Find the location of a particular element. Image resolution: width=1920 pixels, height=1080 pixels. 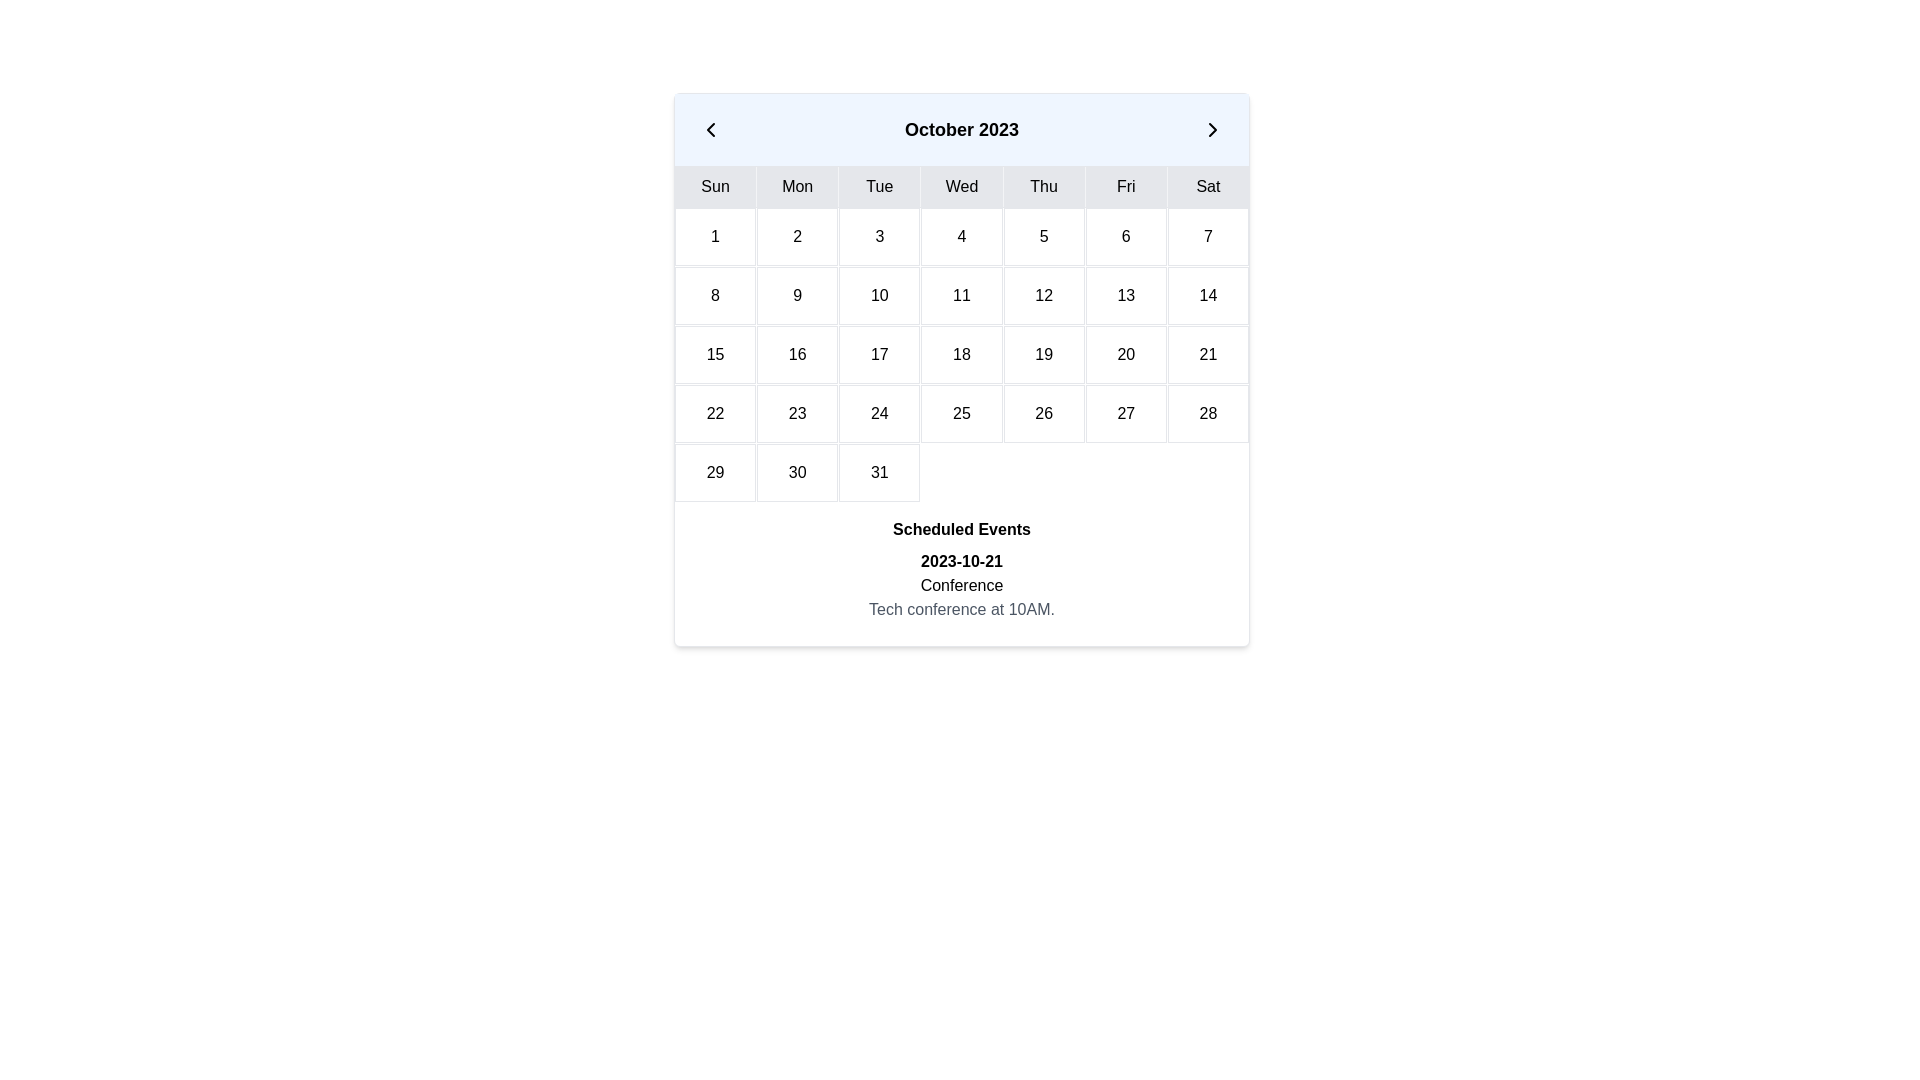

the text label representing 'Saturday' in the top row of the calendar interface is located at coordinates (1207, 186).